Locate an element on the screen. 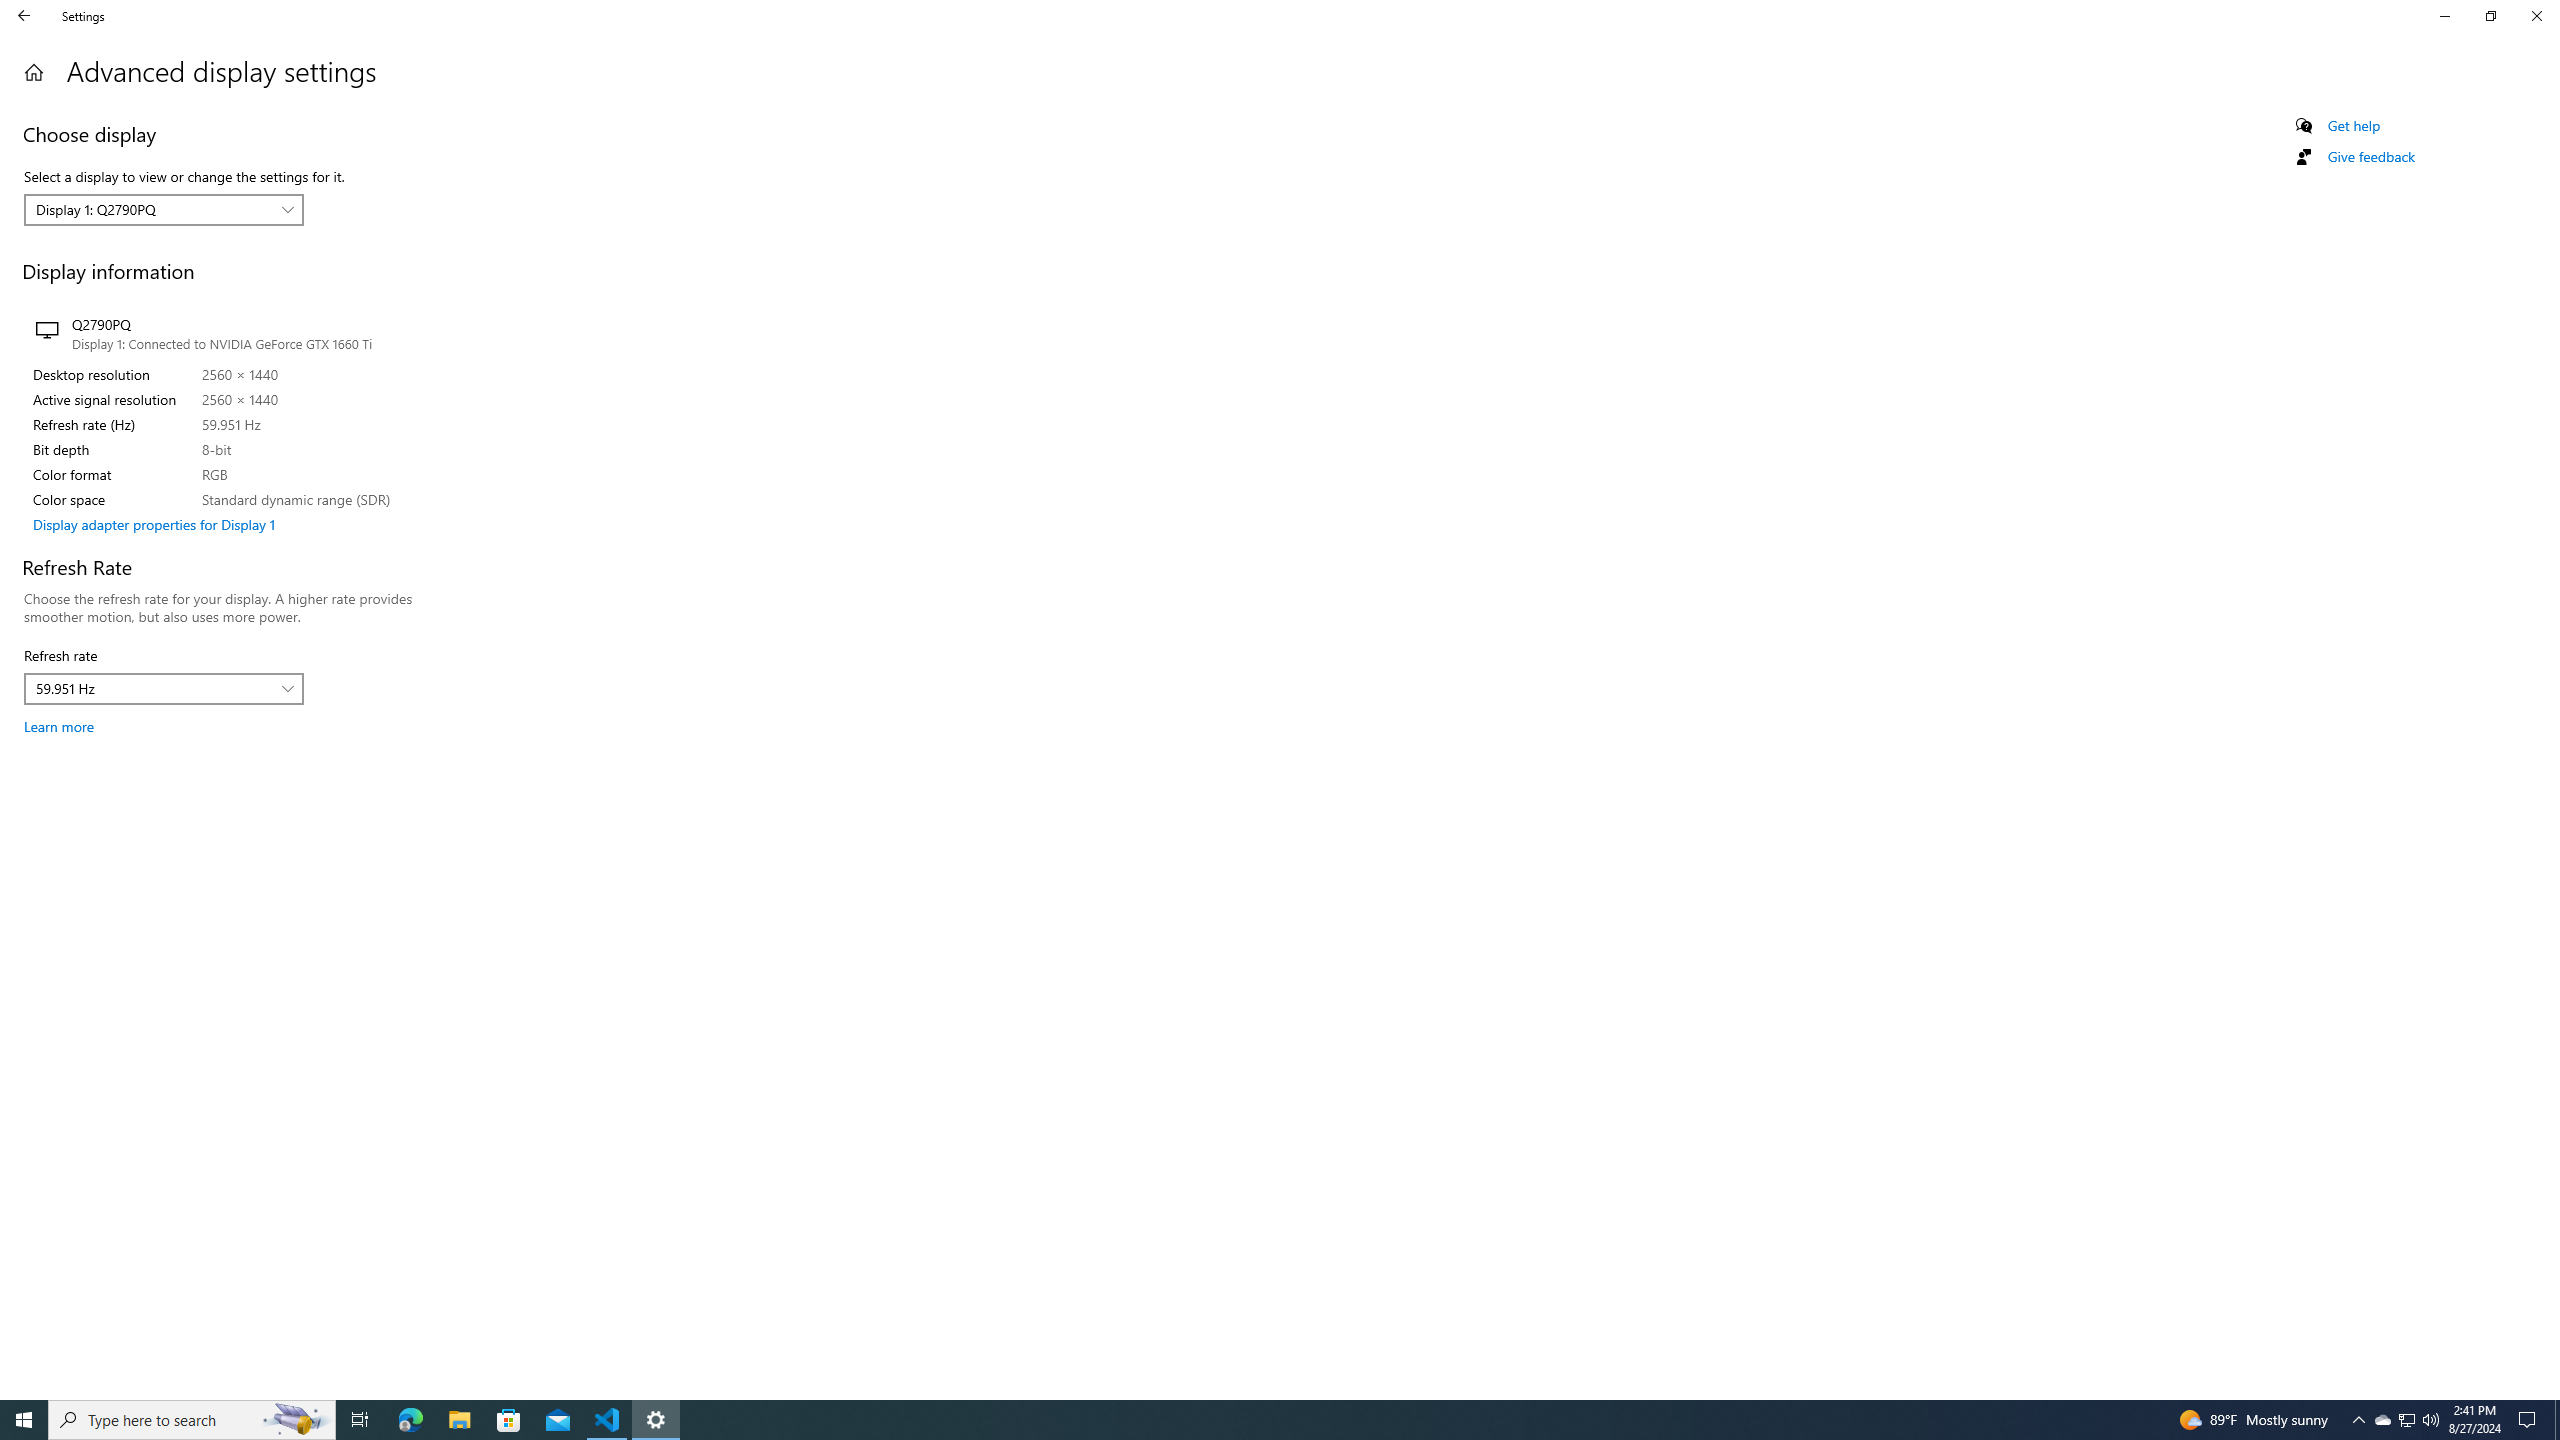 This screenshot has height=1440, width=2560. 'Home' is located at coordinates (24, 15).